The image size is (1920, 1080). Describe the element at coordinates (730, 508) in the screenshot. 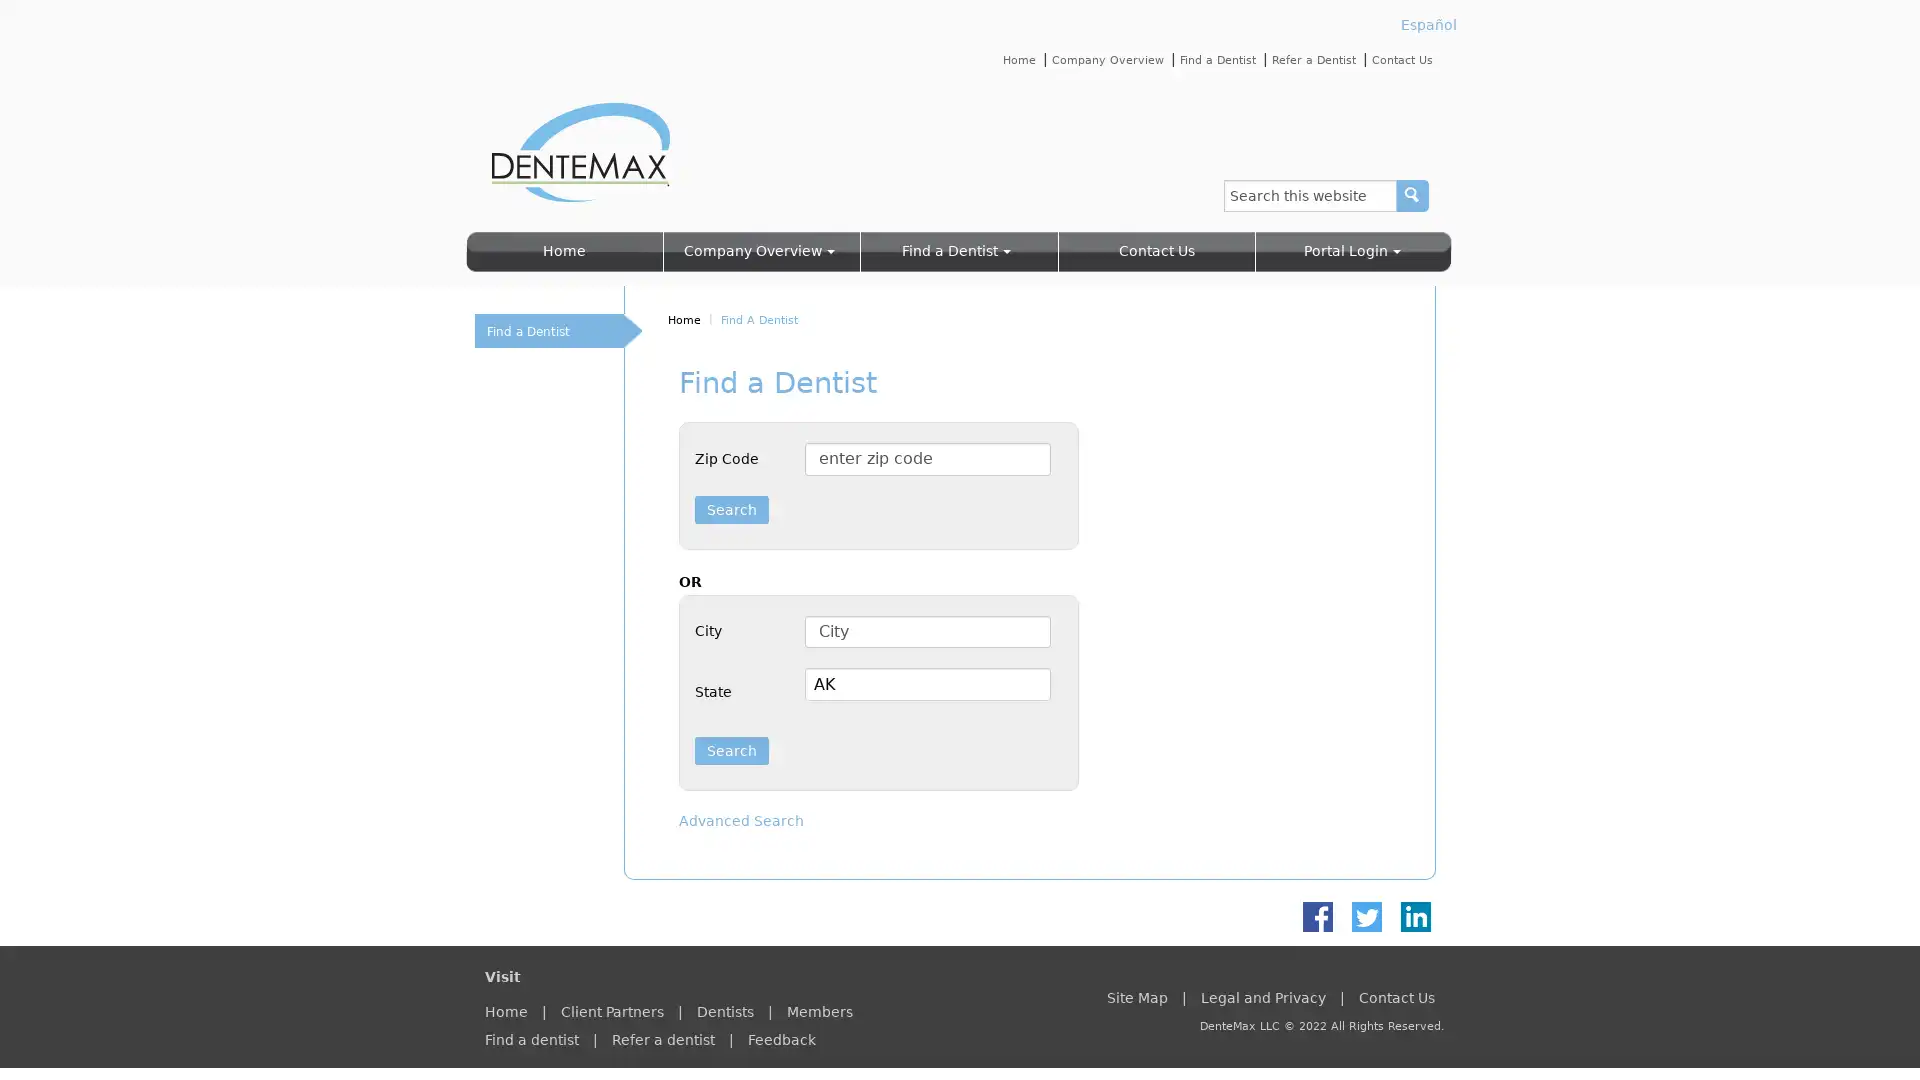

I see `Search` at that location.